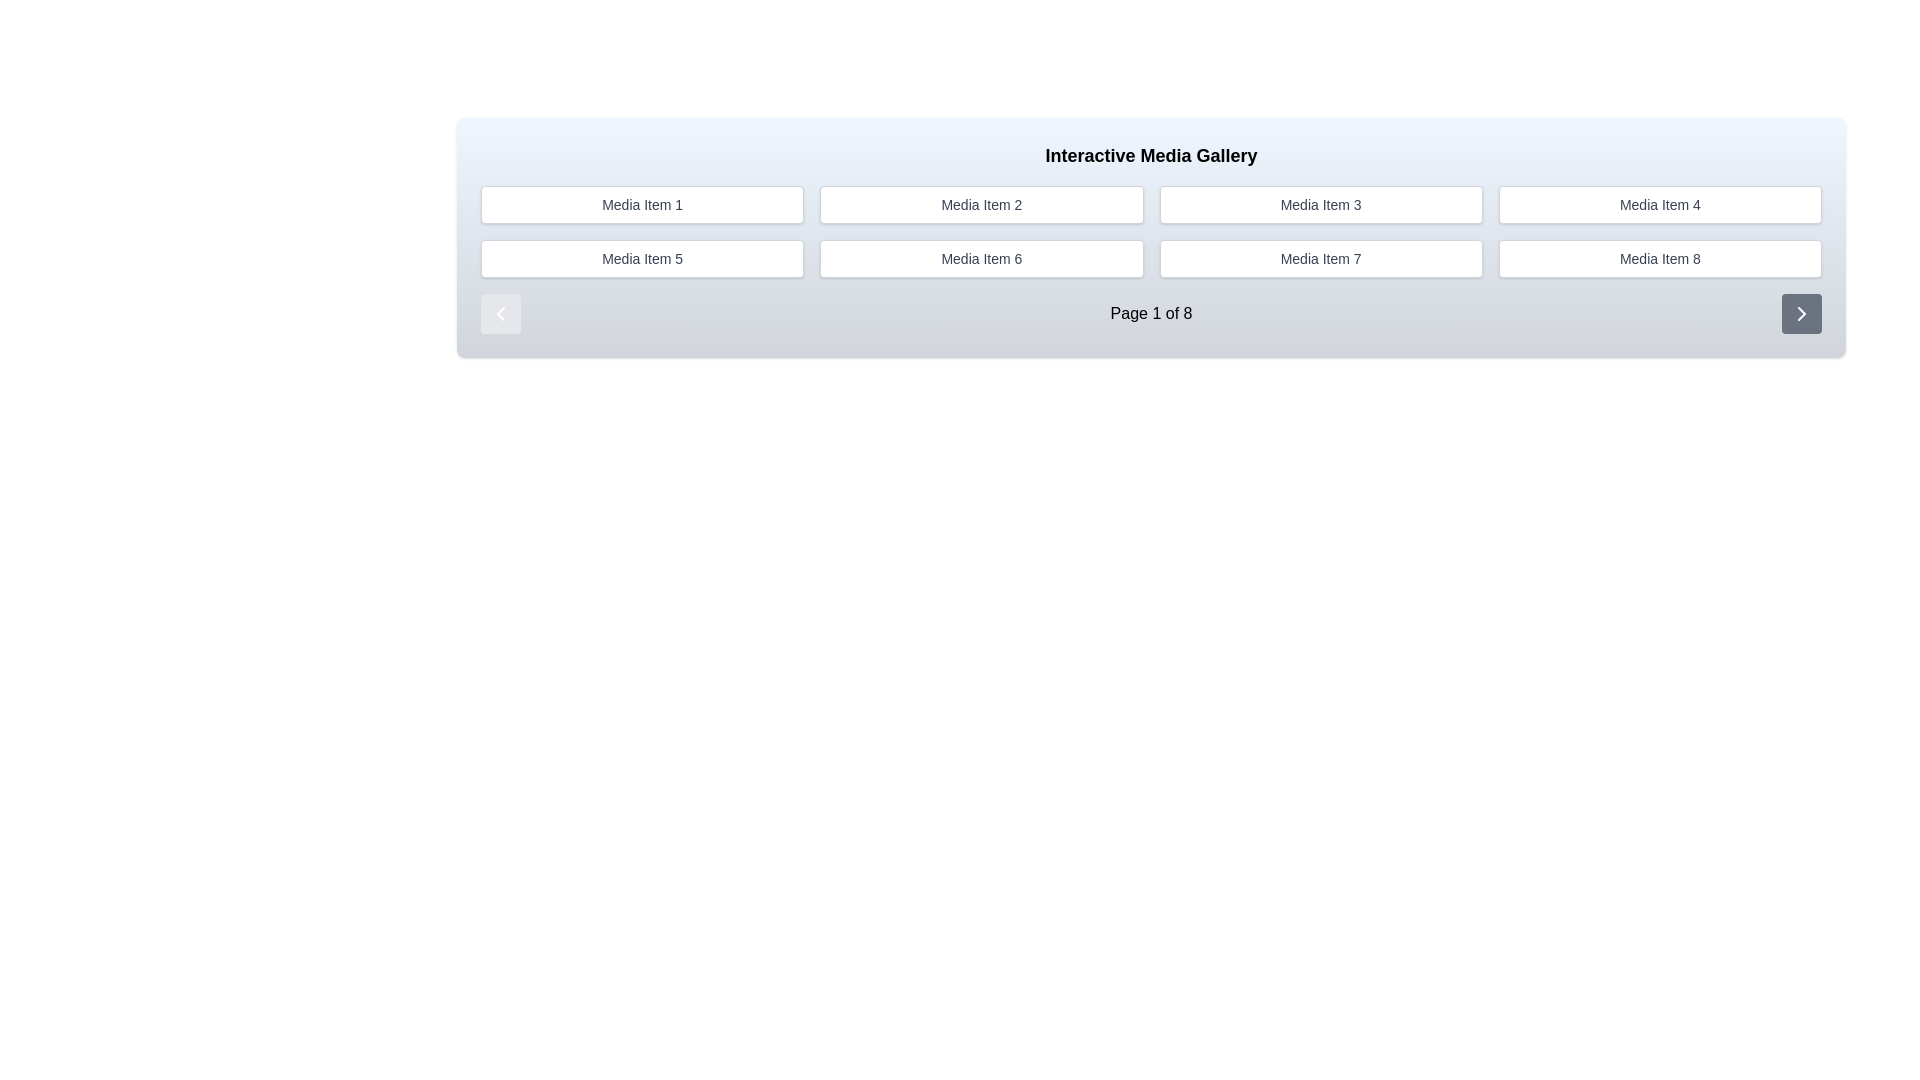  What do you see at coordinates (981, 204) in the screenshot?
I see `the static text-display card containing 'Media Item 2', which is styled with a white background, rounded edges, and a shadow effect, located in the first row and second column of the grid layout` at bounding box center [981, 204].